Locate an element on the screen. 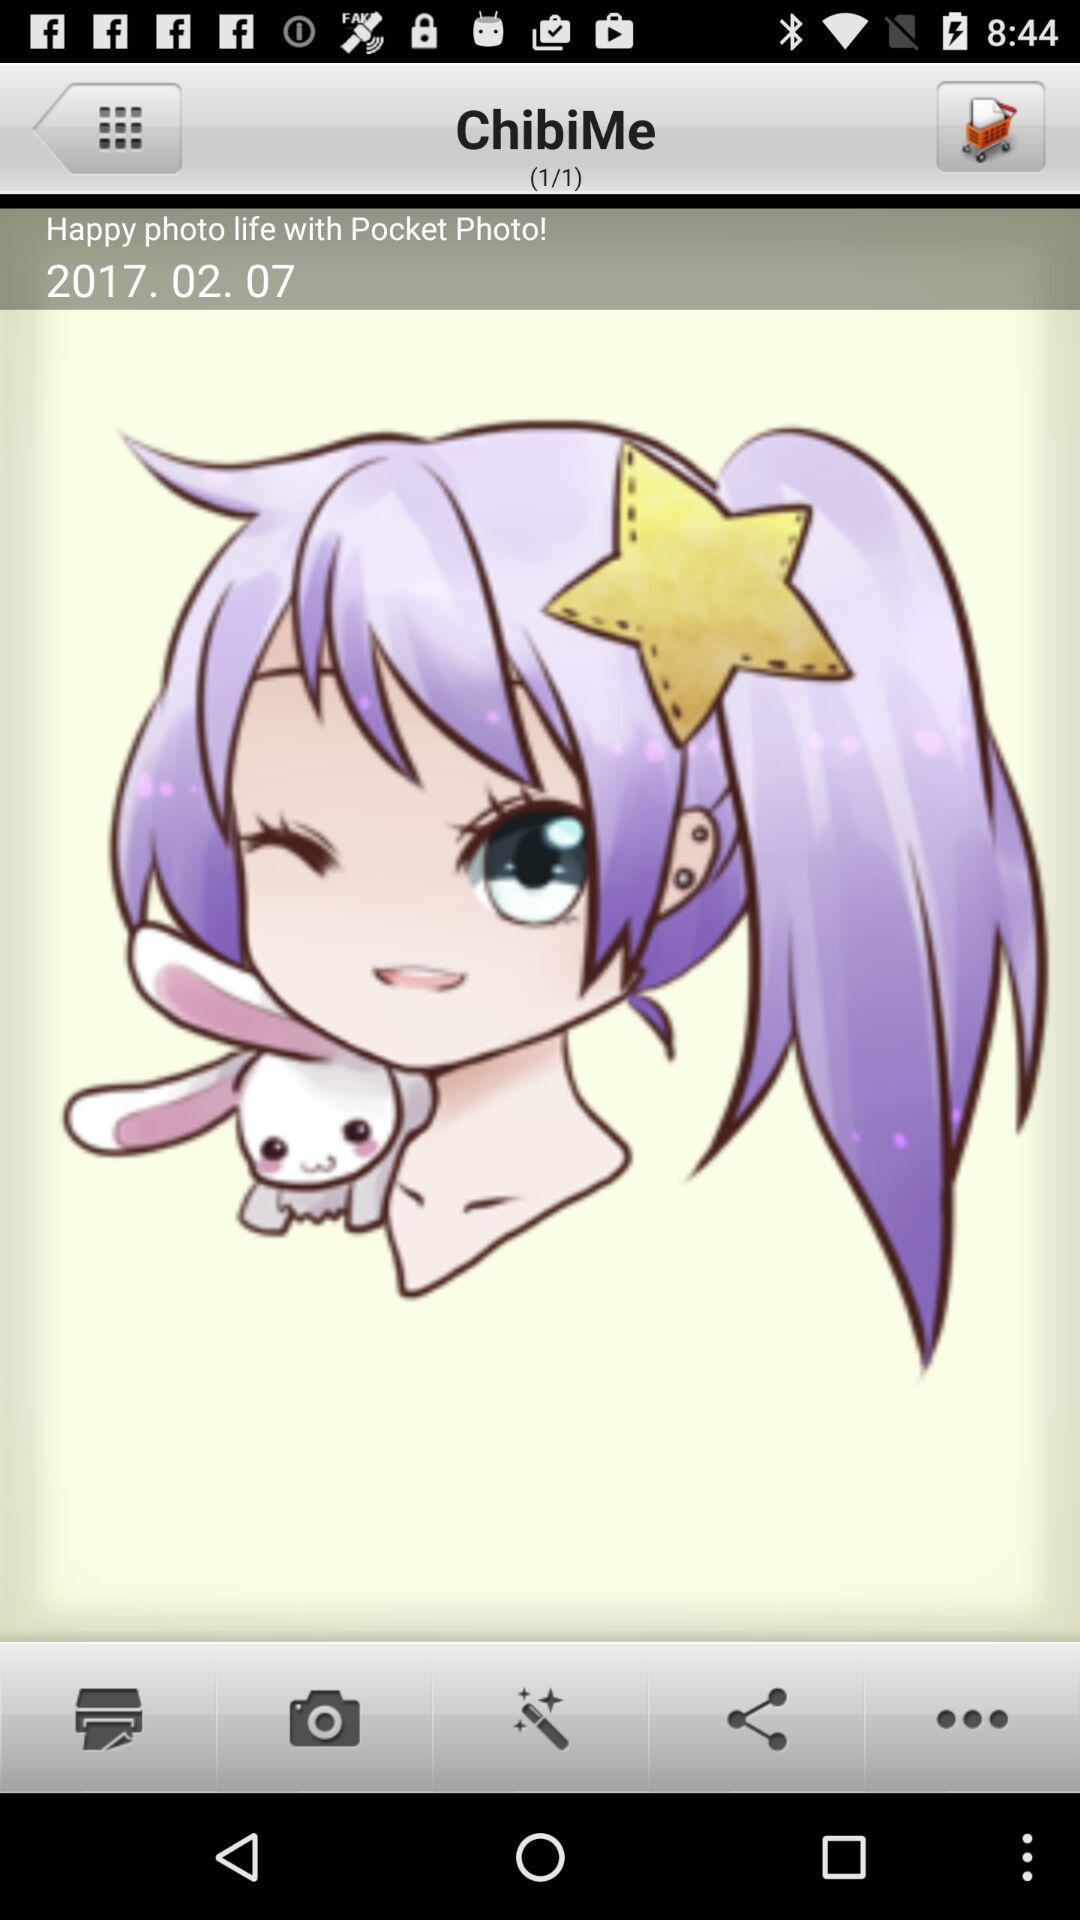 The height and width of the screenshot is (1920, 1080). shopping cart button is located at coordinates (988, 126).